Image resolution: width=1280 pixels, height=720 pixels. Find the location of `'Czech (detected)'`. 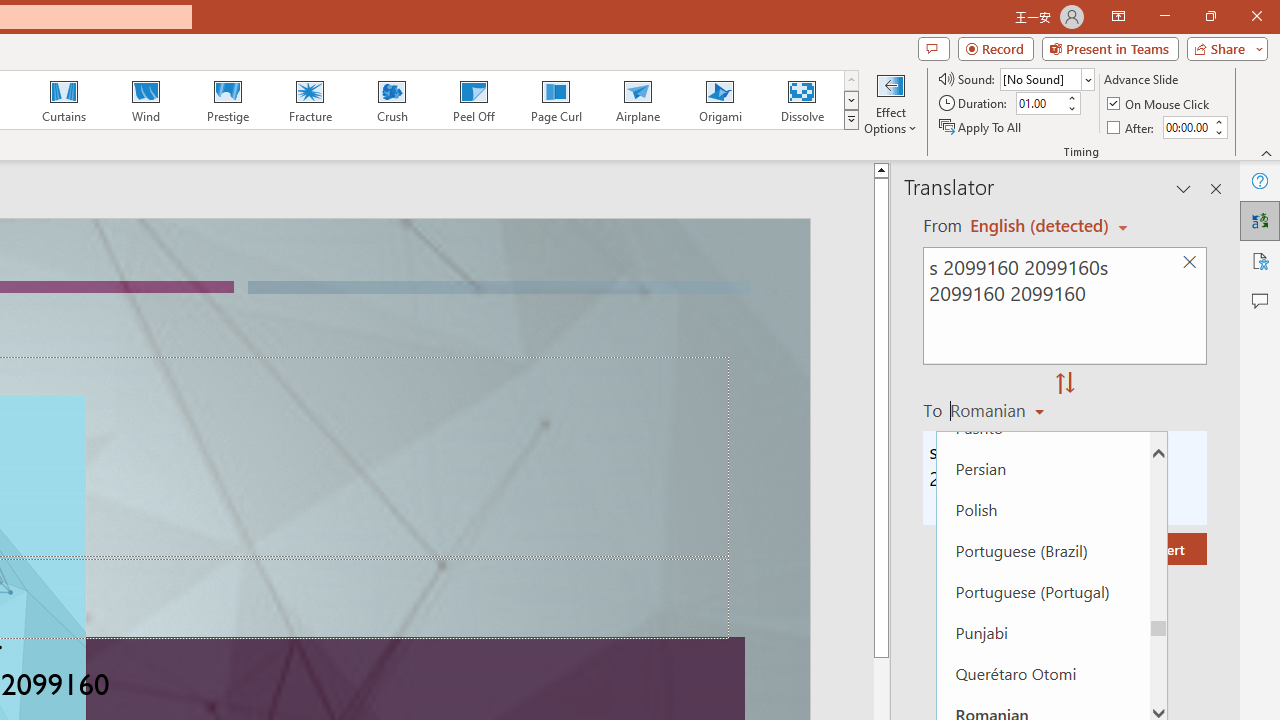

'Czech (detected)' is located at coordinates (1040, 225).